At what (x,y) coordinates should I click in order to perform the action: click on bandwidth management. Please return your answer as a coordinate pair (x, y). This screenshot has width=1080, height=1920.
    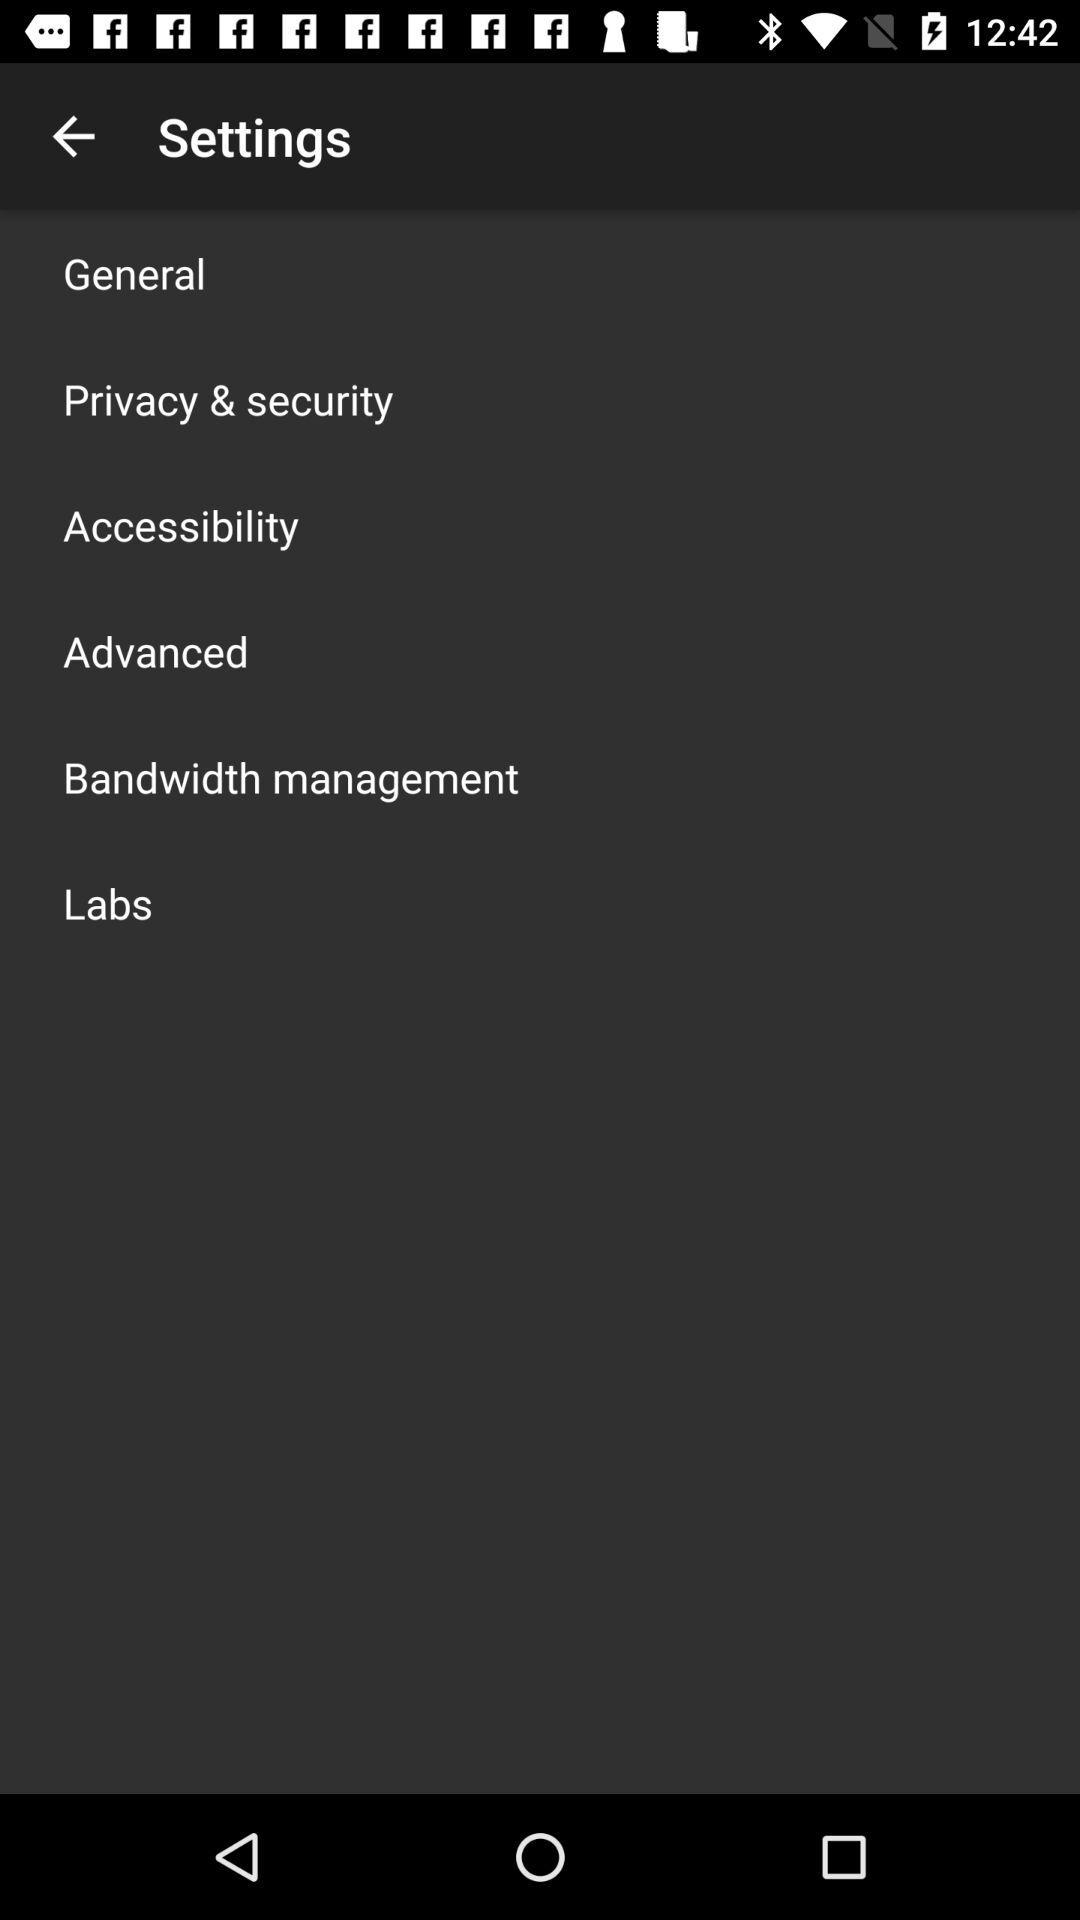
    Looking at the image, I should click on (290, 776).